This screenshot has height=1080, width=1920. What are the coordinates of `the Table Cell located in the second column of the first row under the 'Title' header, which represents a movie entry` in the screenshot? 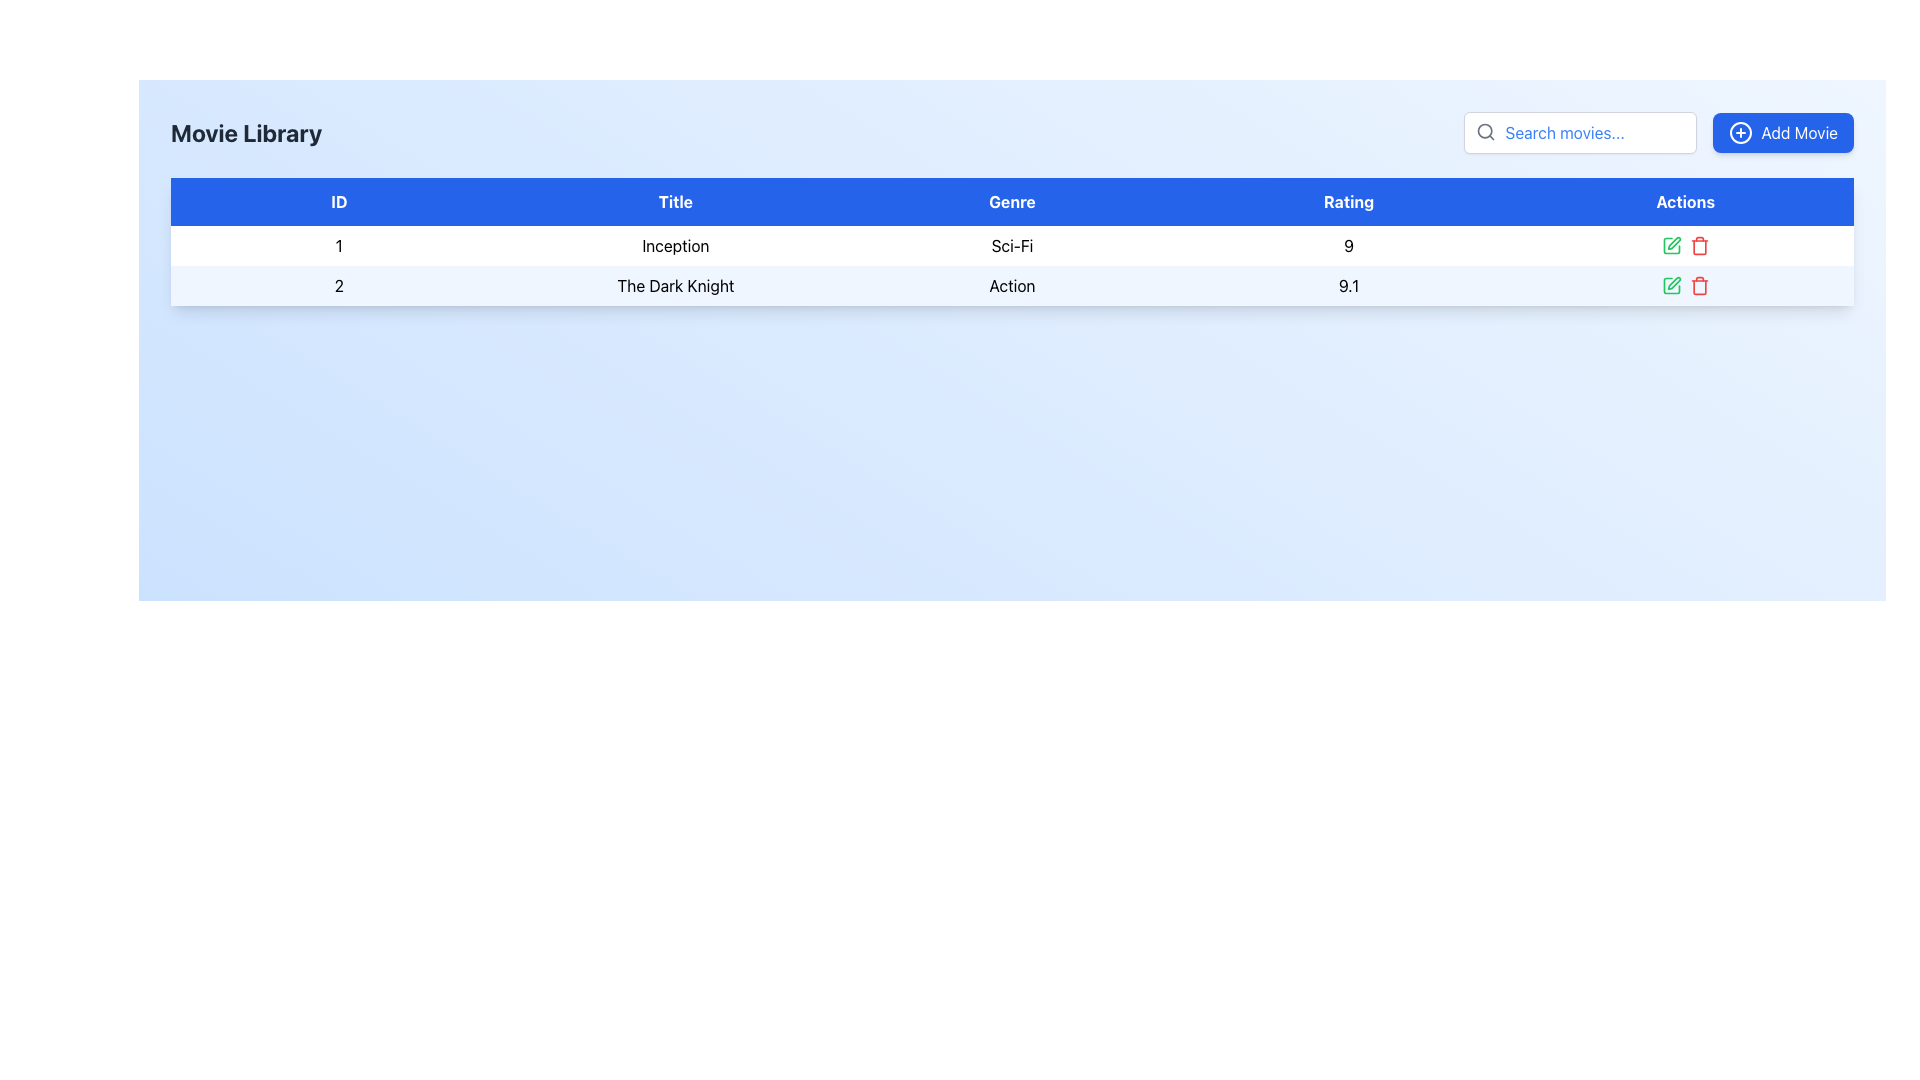 It's located at (675, 245).